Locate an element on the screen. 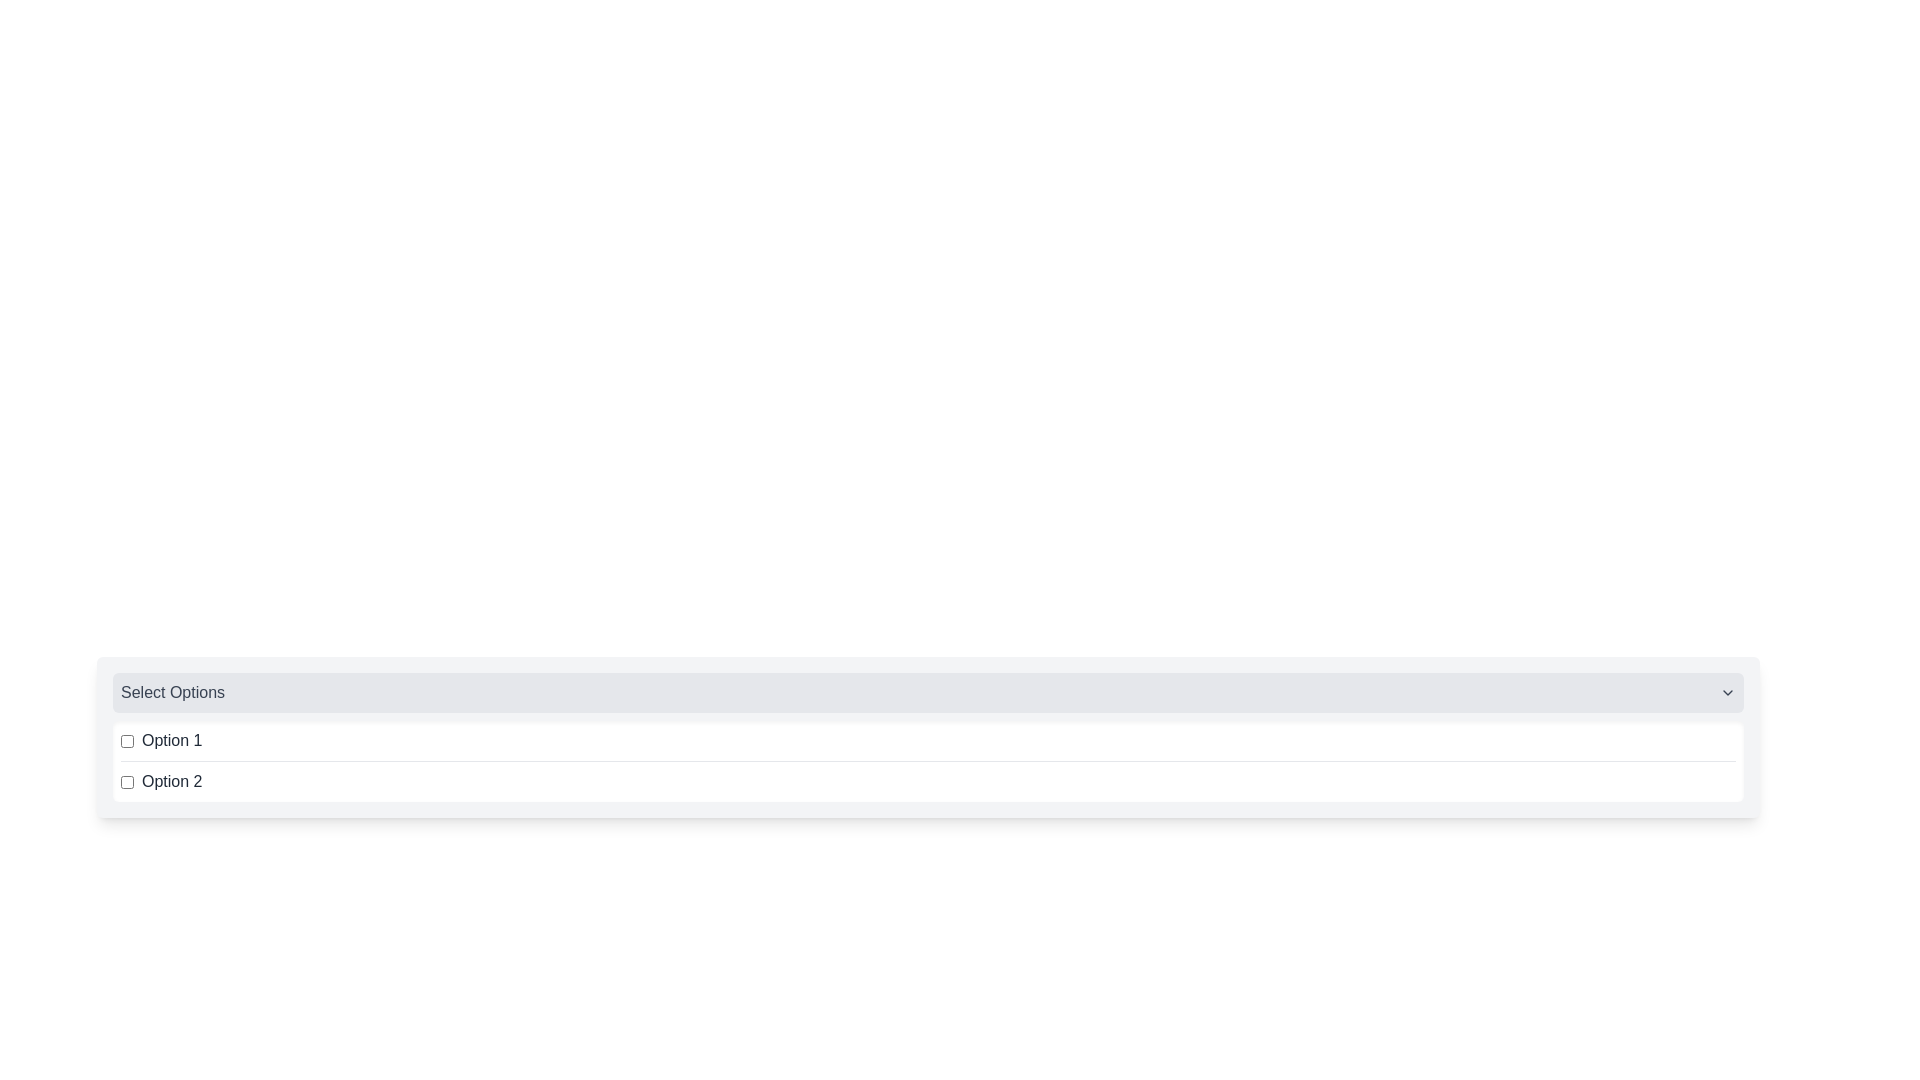  the text label displaying 'Option 1' is located at coordinates (172, 740).